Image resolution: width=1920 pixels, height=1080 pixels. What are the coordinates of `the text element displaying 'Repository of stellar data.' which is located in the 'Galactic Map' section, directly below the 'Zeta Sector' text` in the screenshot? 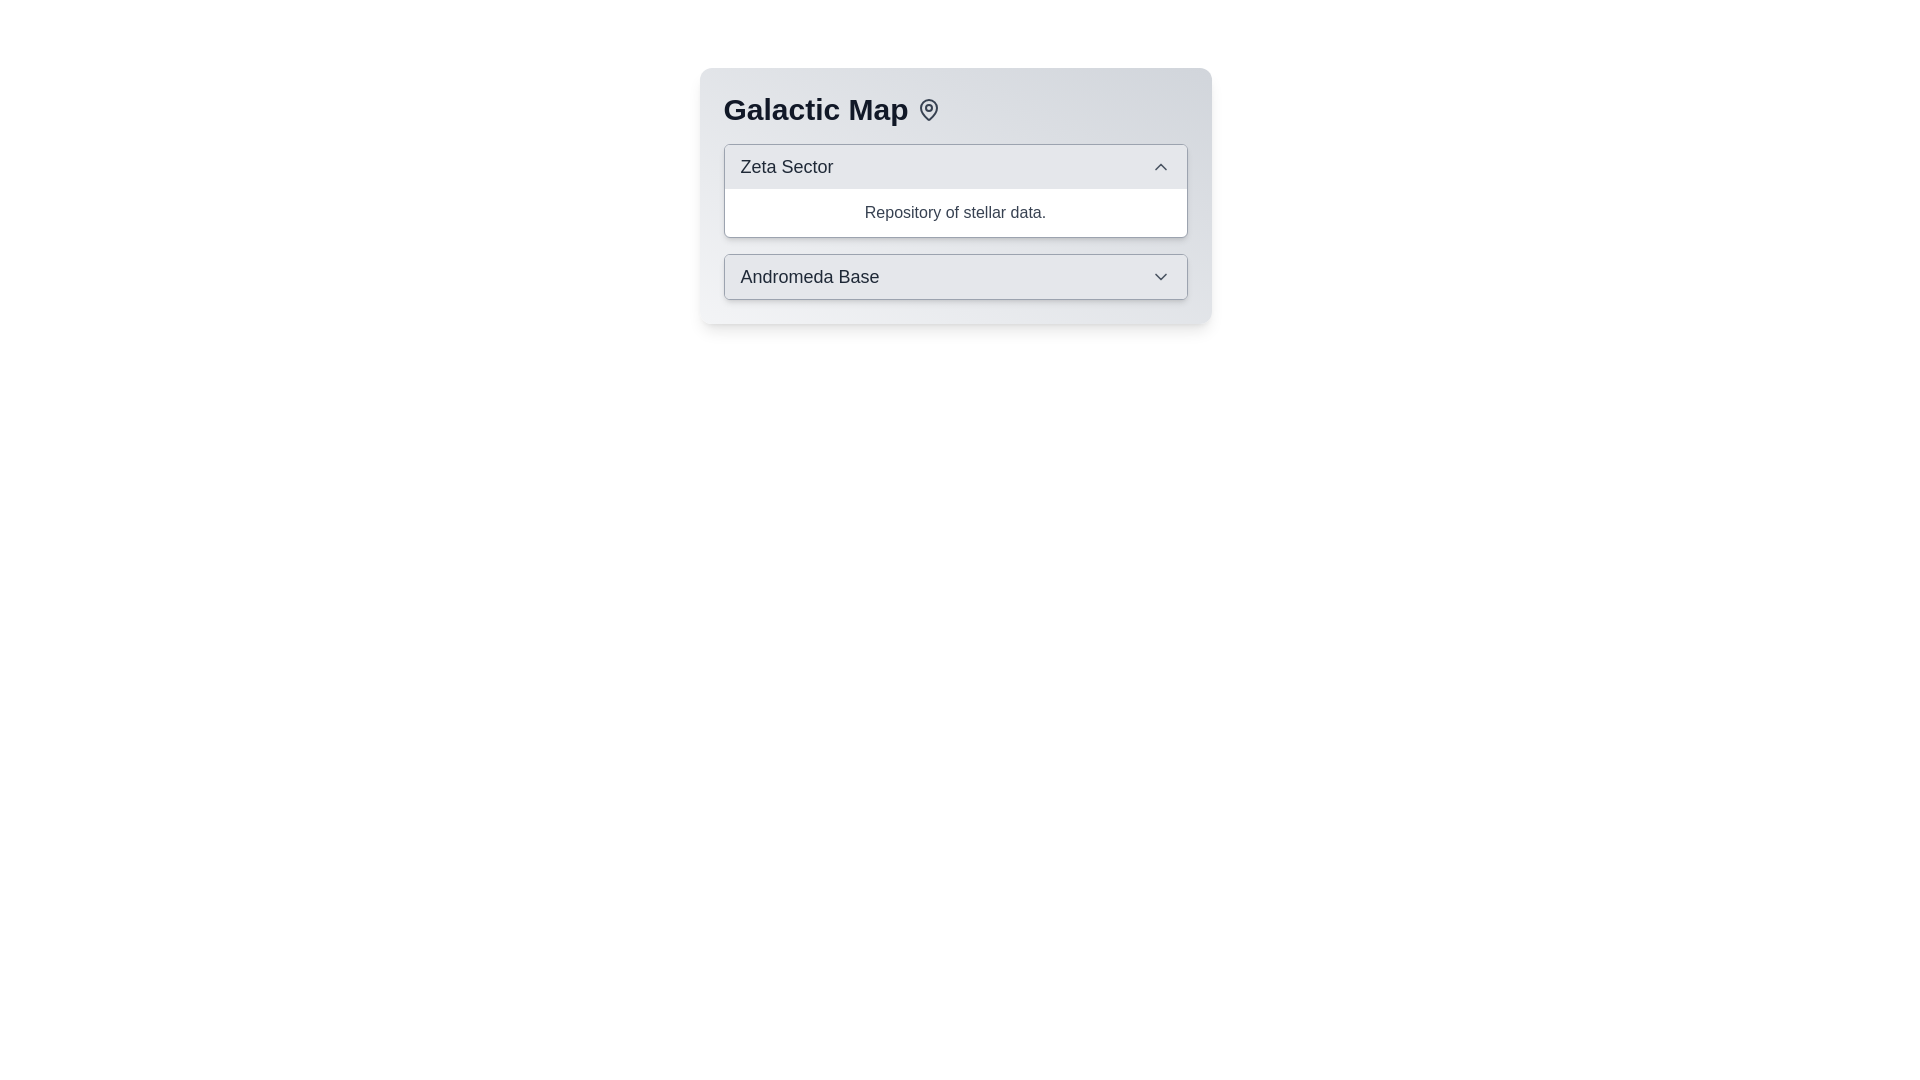 It's located at (954, 212).